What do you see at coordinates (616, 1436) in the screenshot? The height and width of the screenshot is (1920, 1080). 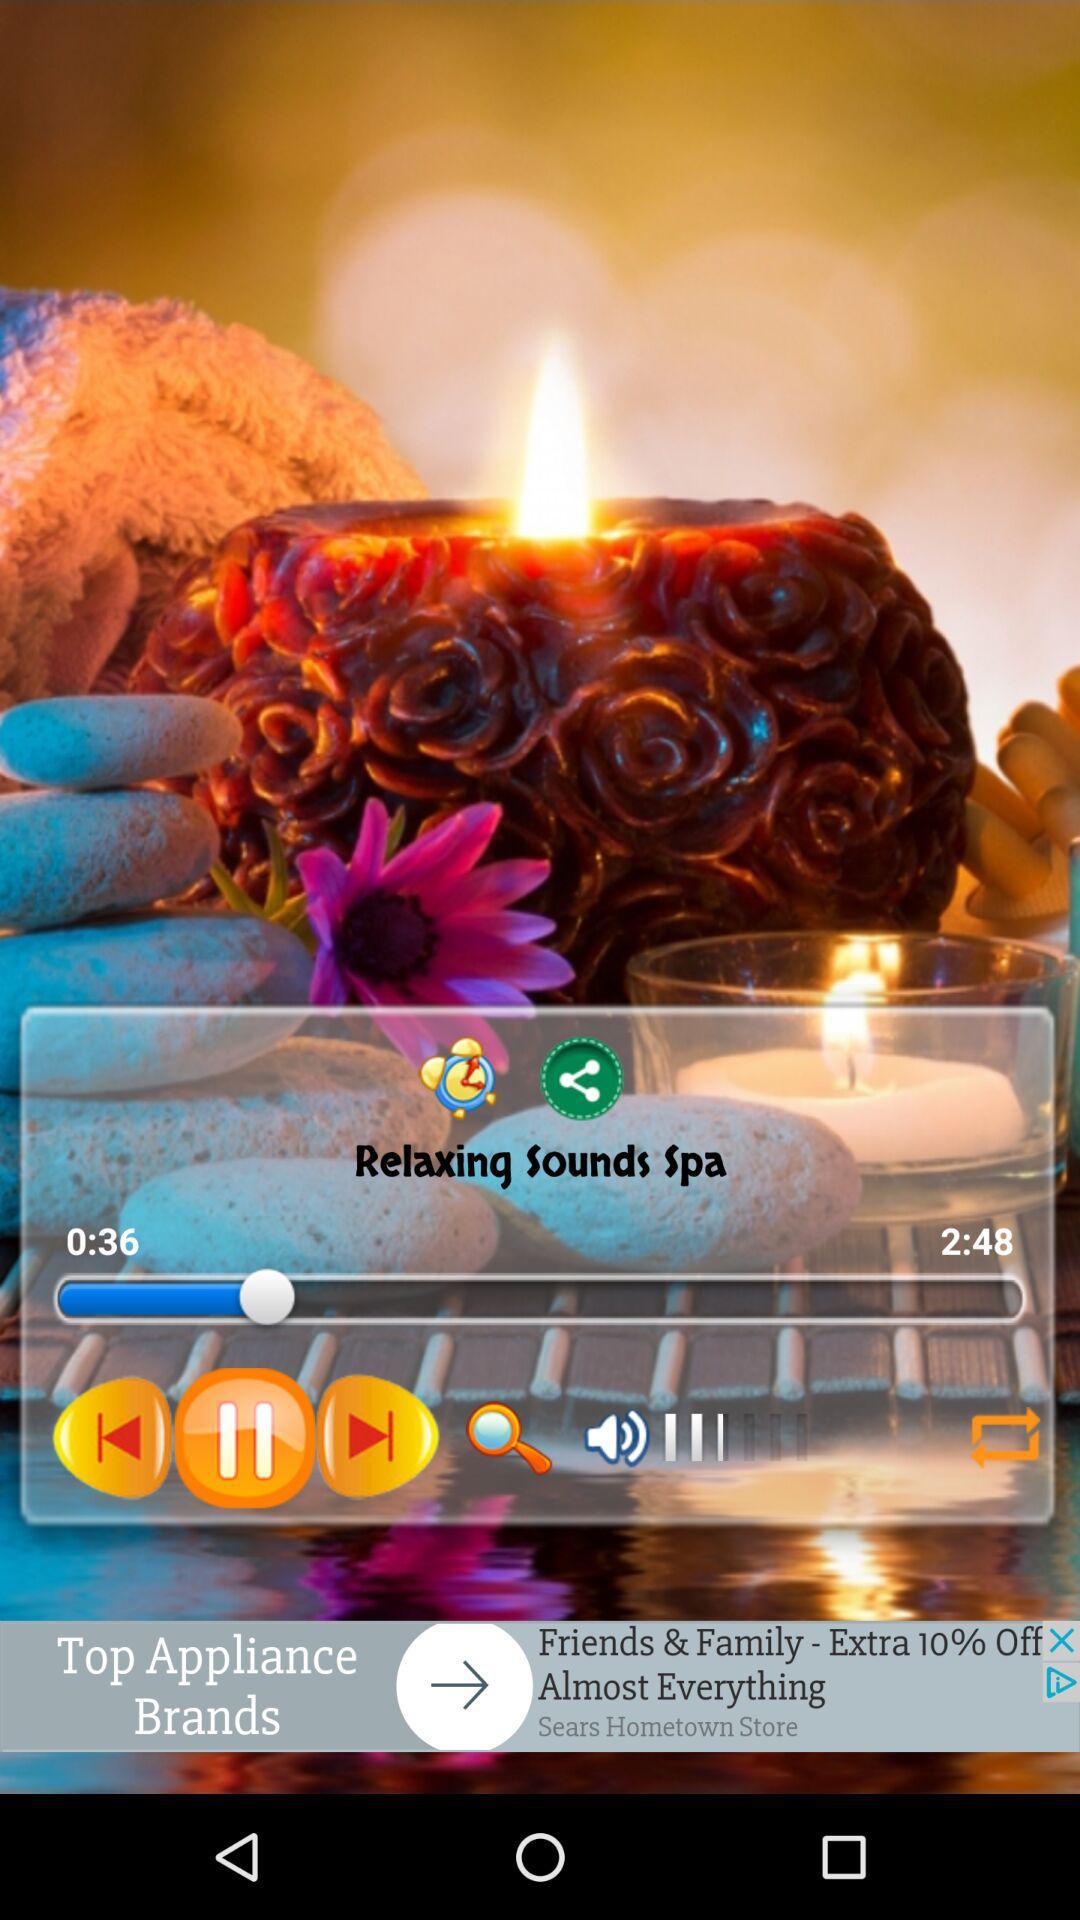 I see `mute volume` at bounding box center [616, 1436].